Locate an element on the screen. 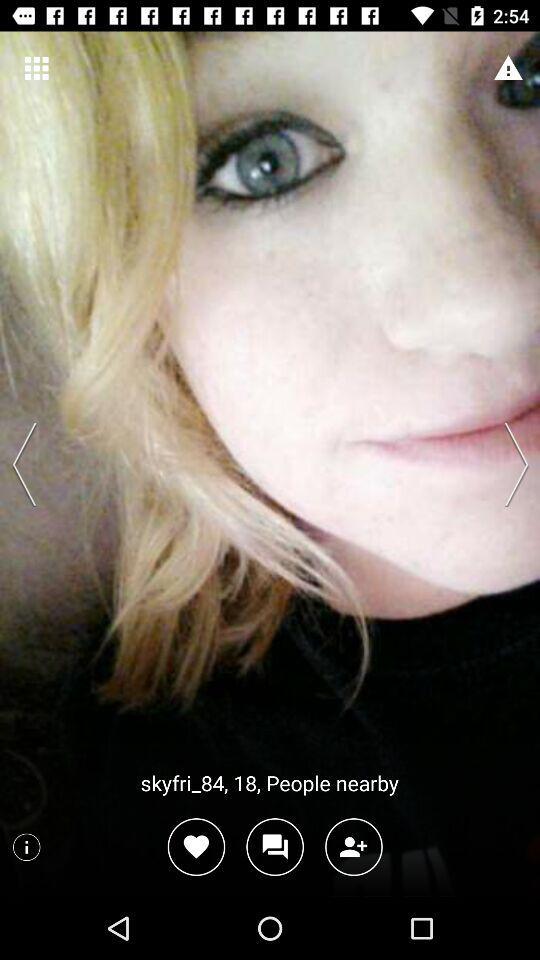 The image size is (540, 960). information is located at coordinates (25, 846).